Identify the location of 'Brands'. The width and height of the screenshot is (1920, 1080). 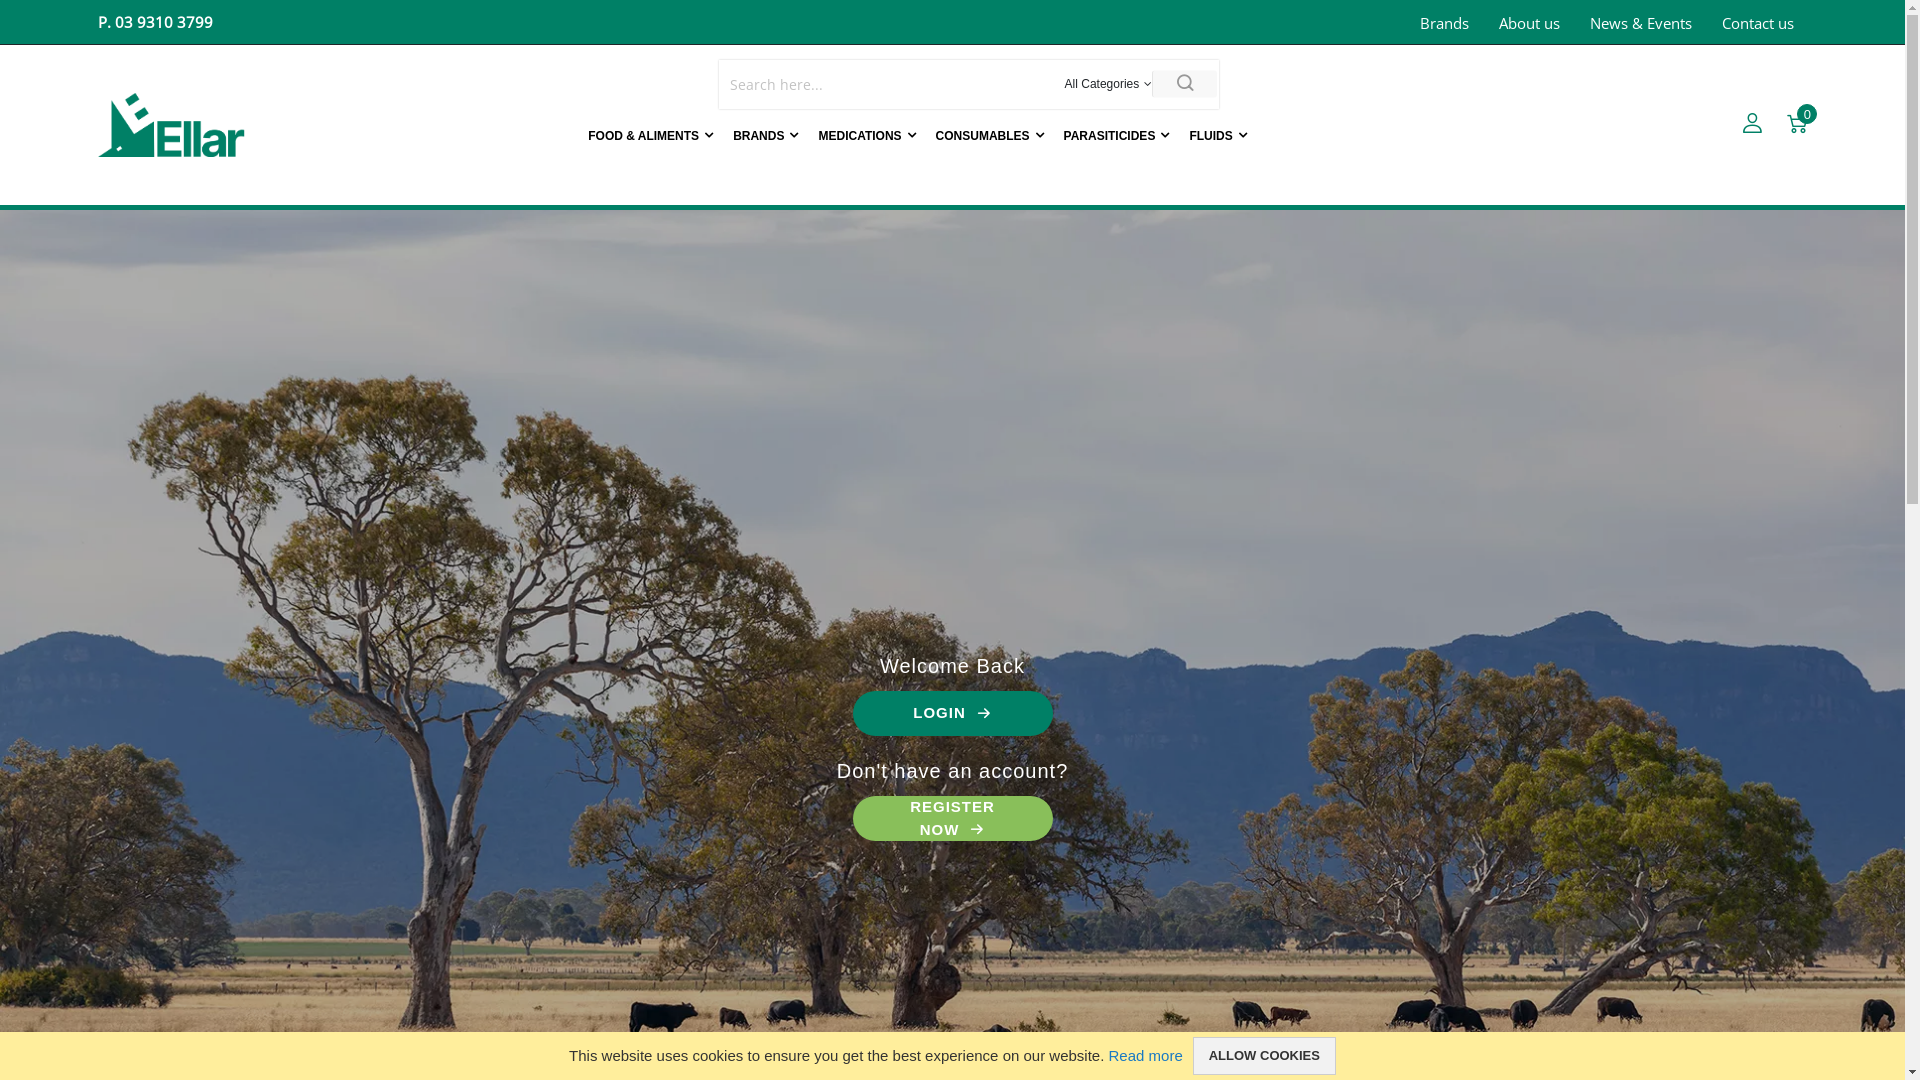
(1444, 23).